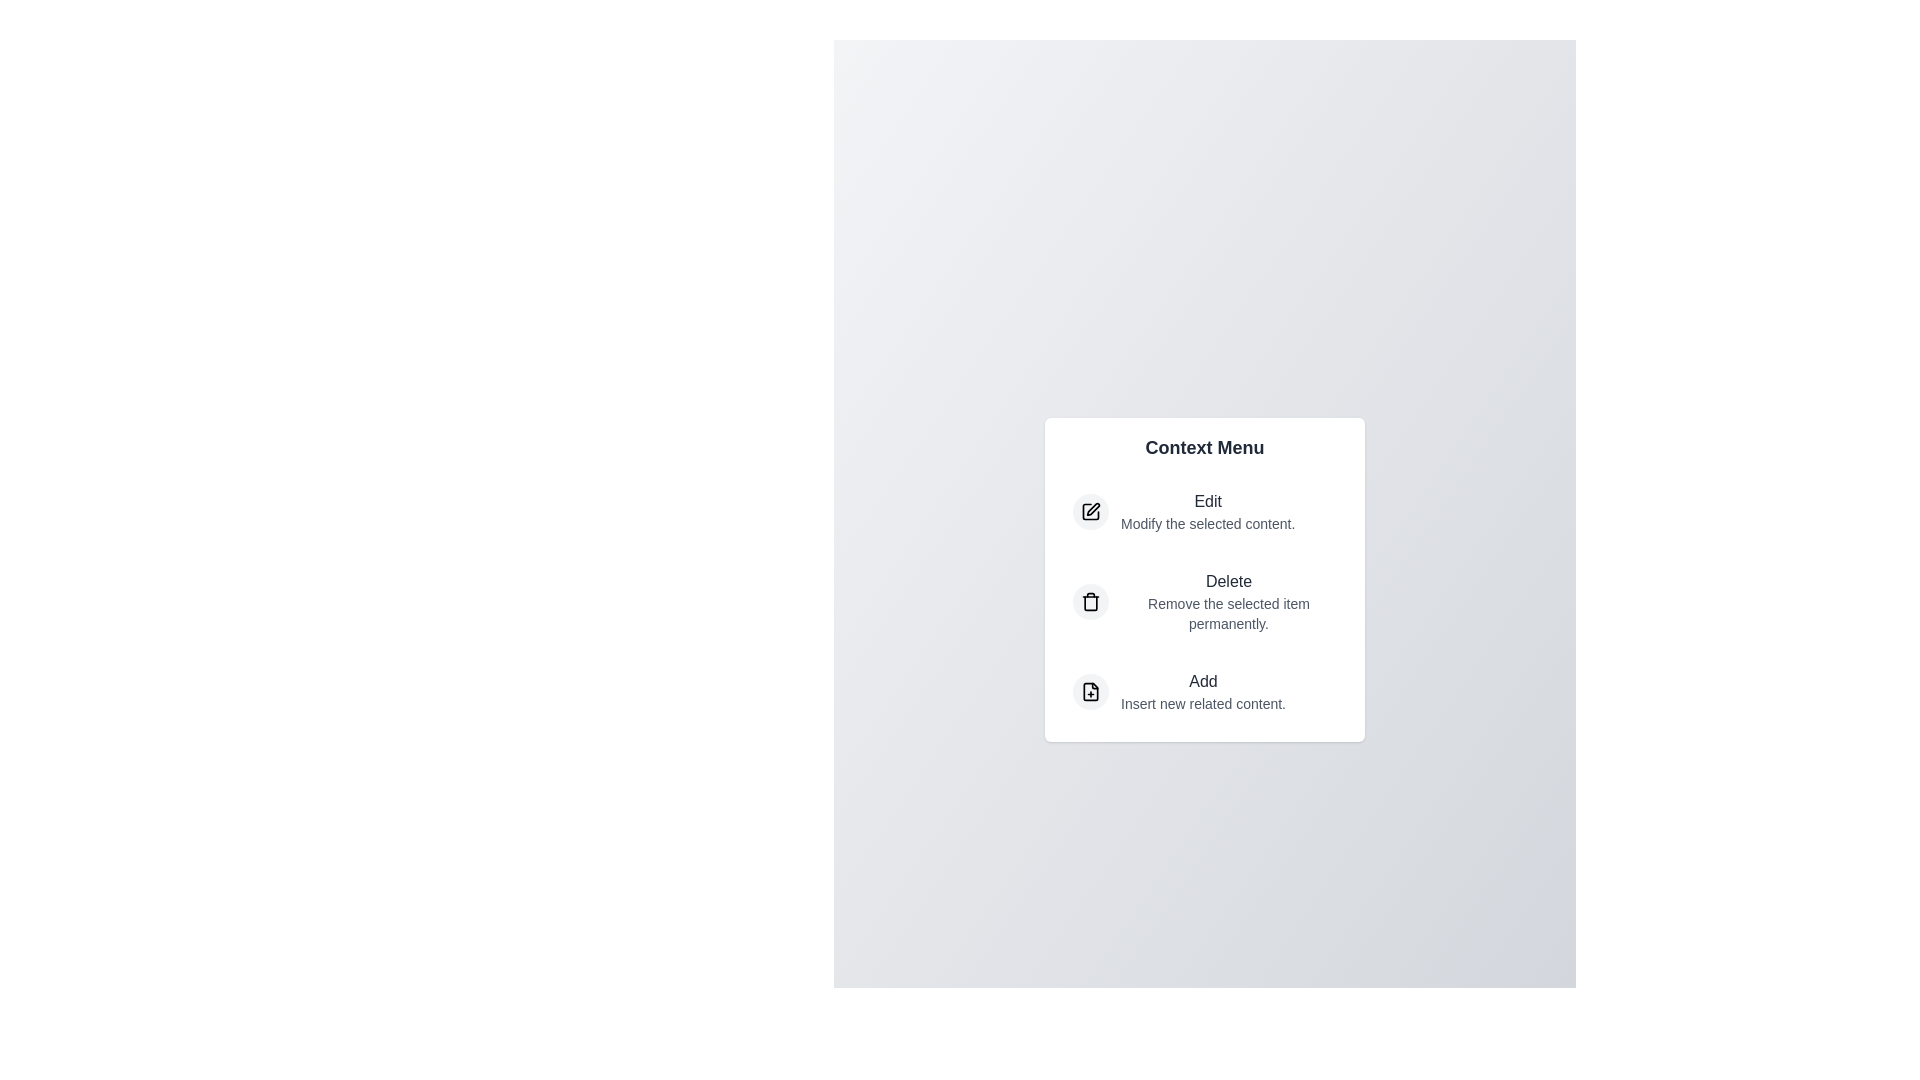 This screenshot has width=1920, height=1080. I want to click on the menu item labeled Delete to view its hover effect, so click(1203, 600).